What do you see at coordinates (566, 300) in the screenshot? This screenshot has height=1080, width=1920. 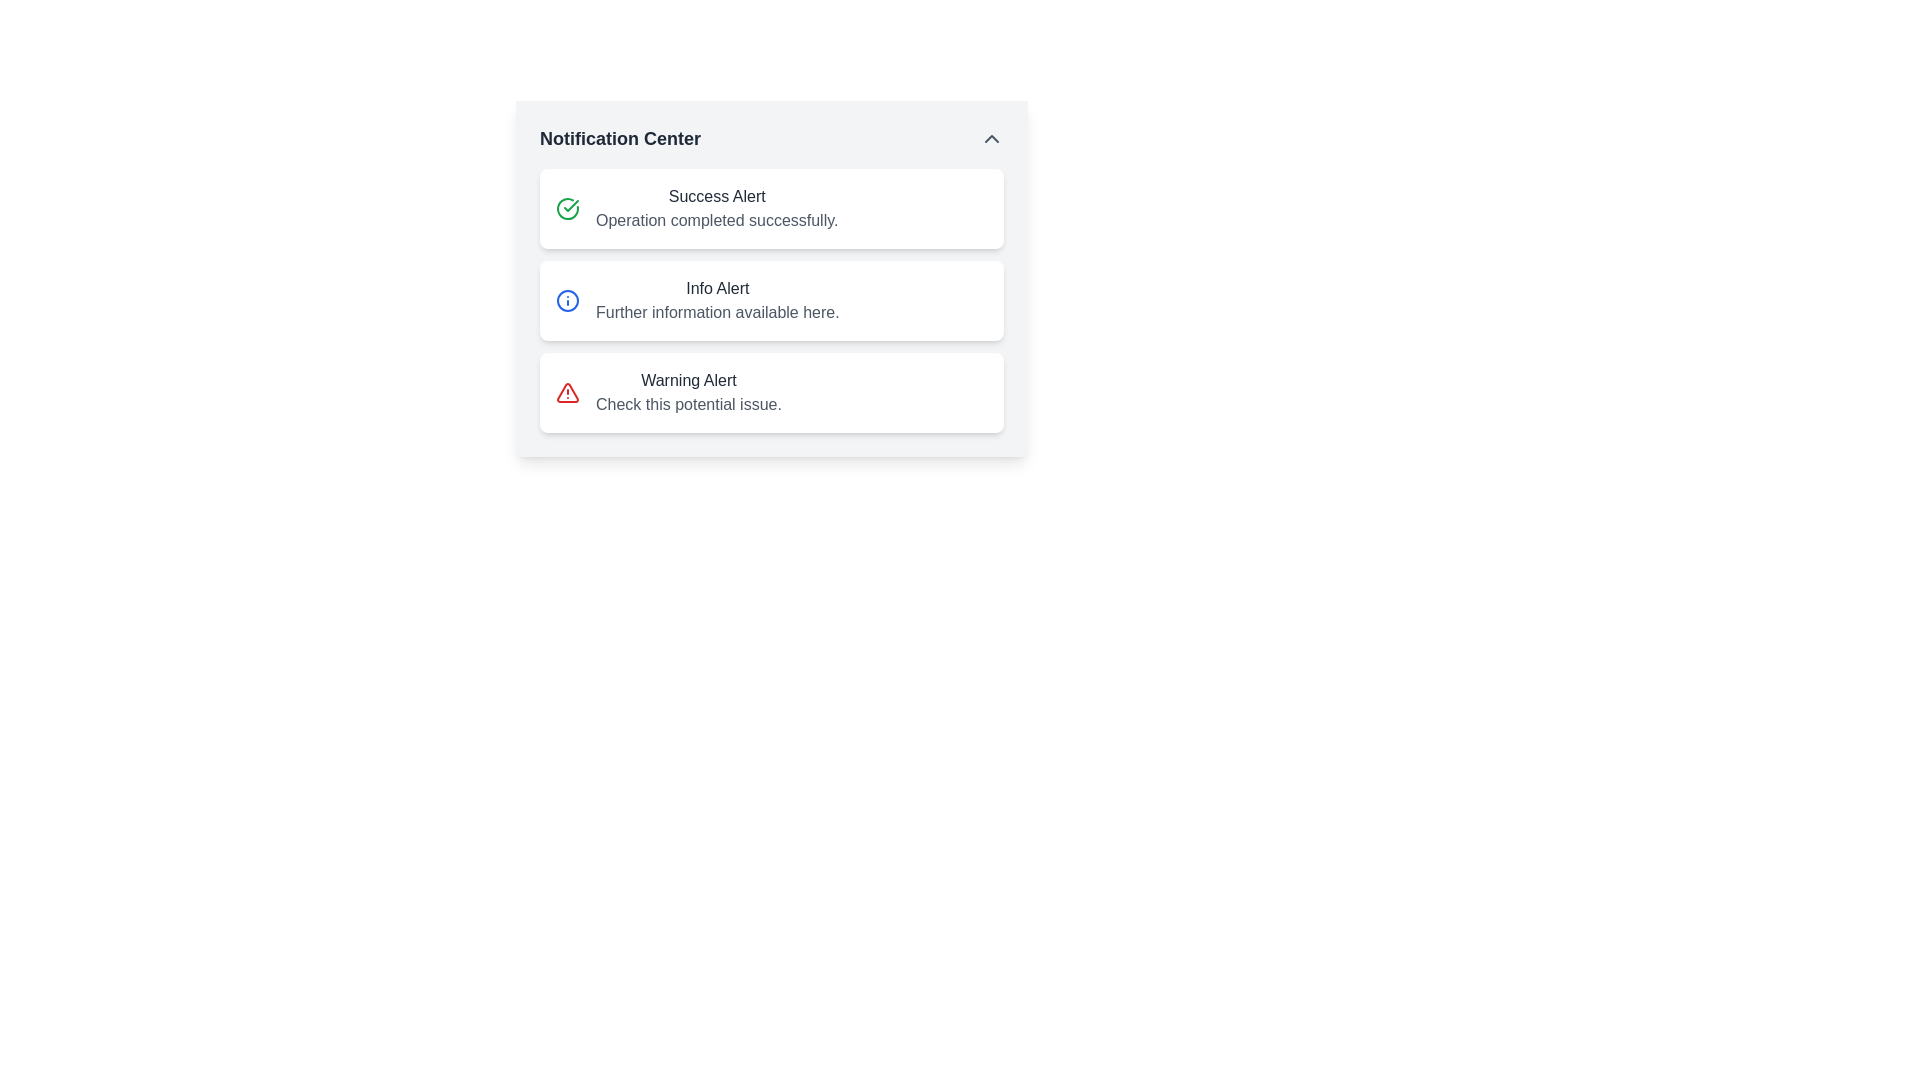 I see `the circular blue outlined information icon with a centered 'i', located in the notification center on the left side of the second row` at bounding box center [566, 300].